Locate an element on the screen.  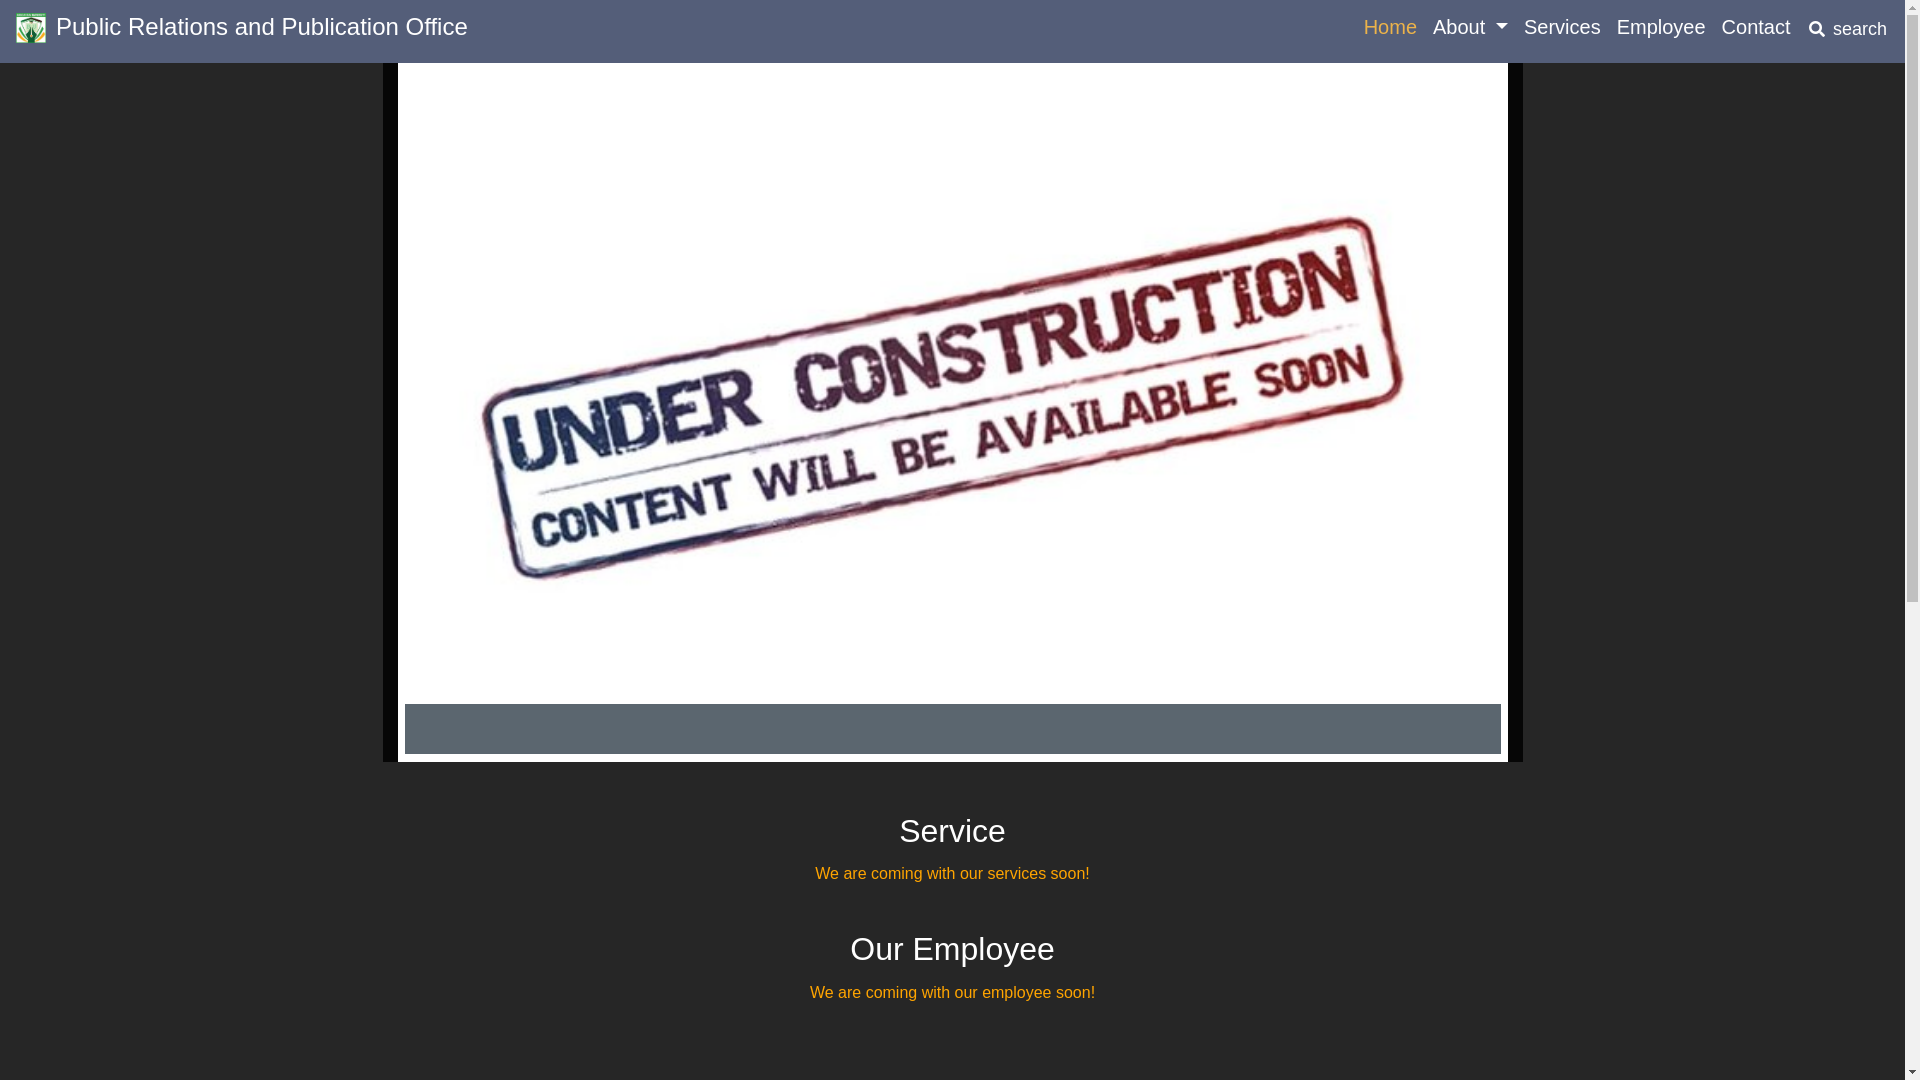
'Employee' is located at coordinates (1661, 27).